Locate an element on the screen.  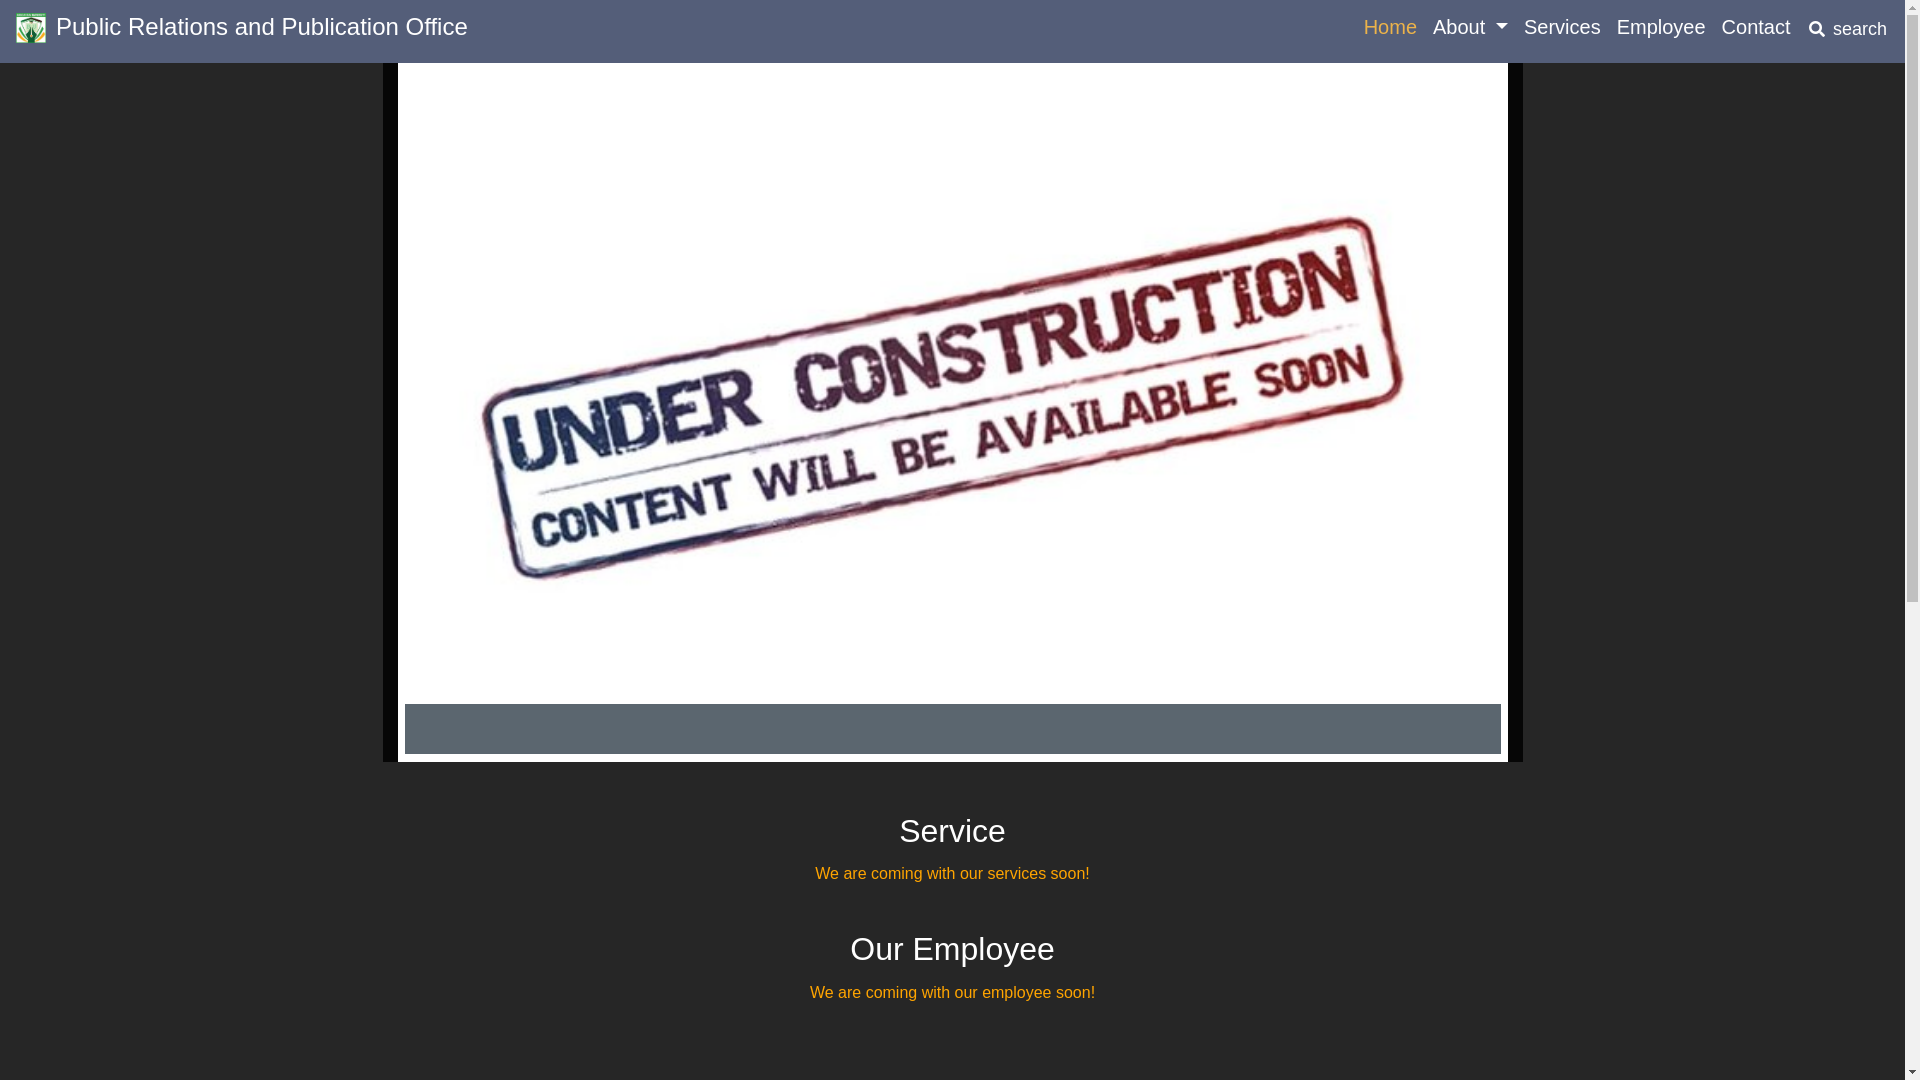
'Employee' is located at coordinates (1661, 27).